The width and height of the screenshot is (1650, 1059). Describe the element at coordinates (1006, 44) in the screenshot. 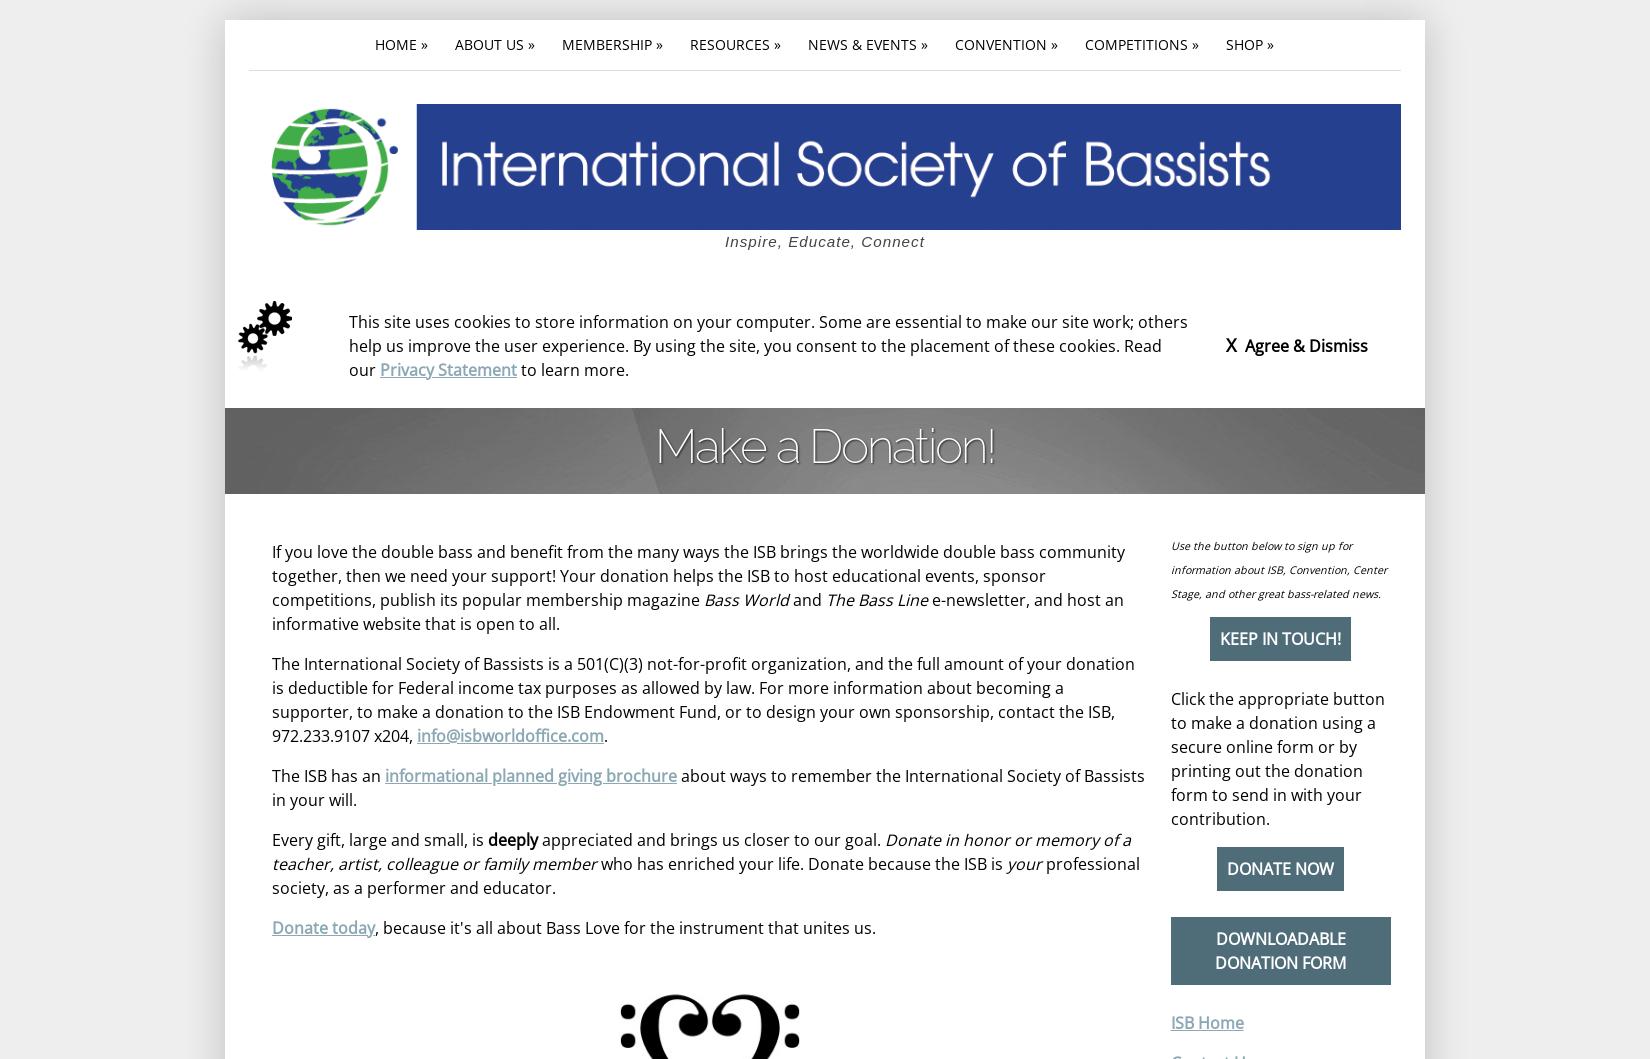

I see `'Convention »'` at that location.